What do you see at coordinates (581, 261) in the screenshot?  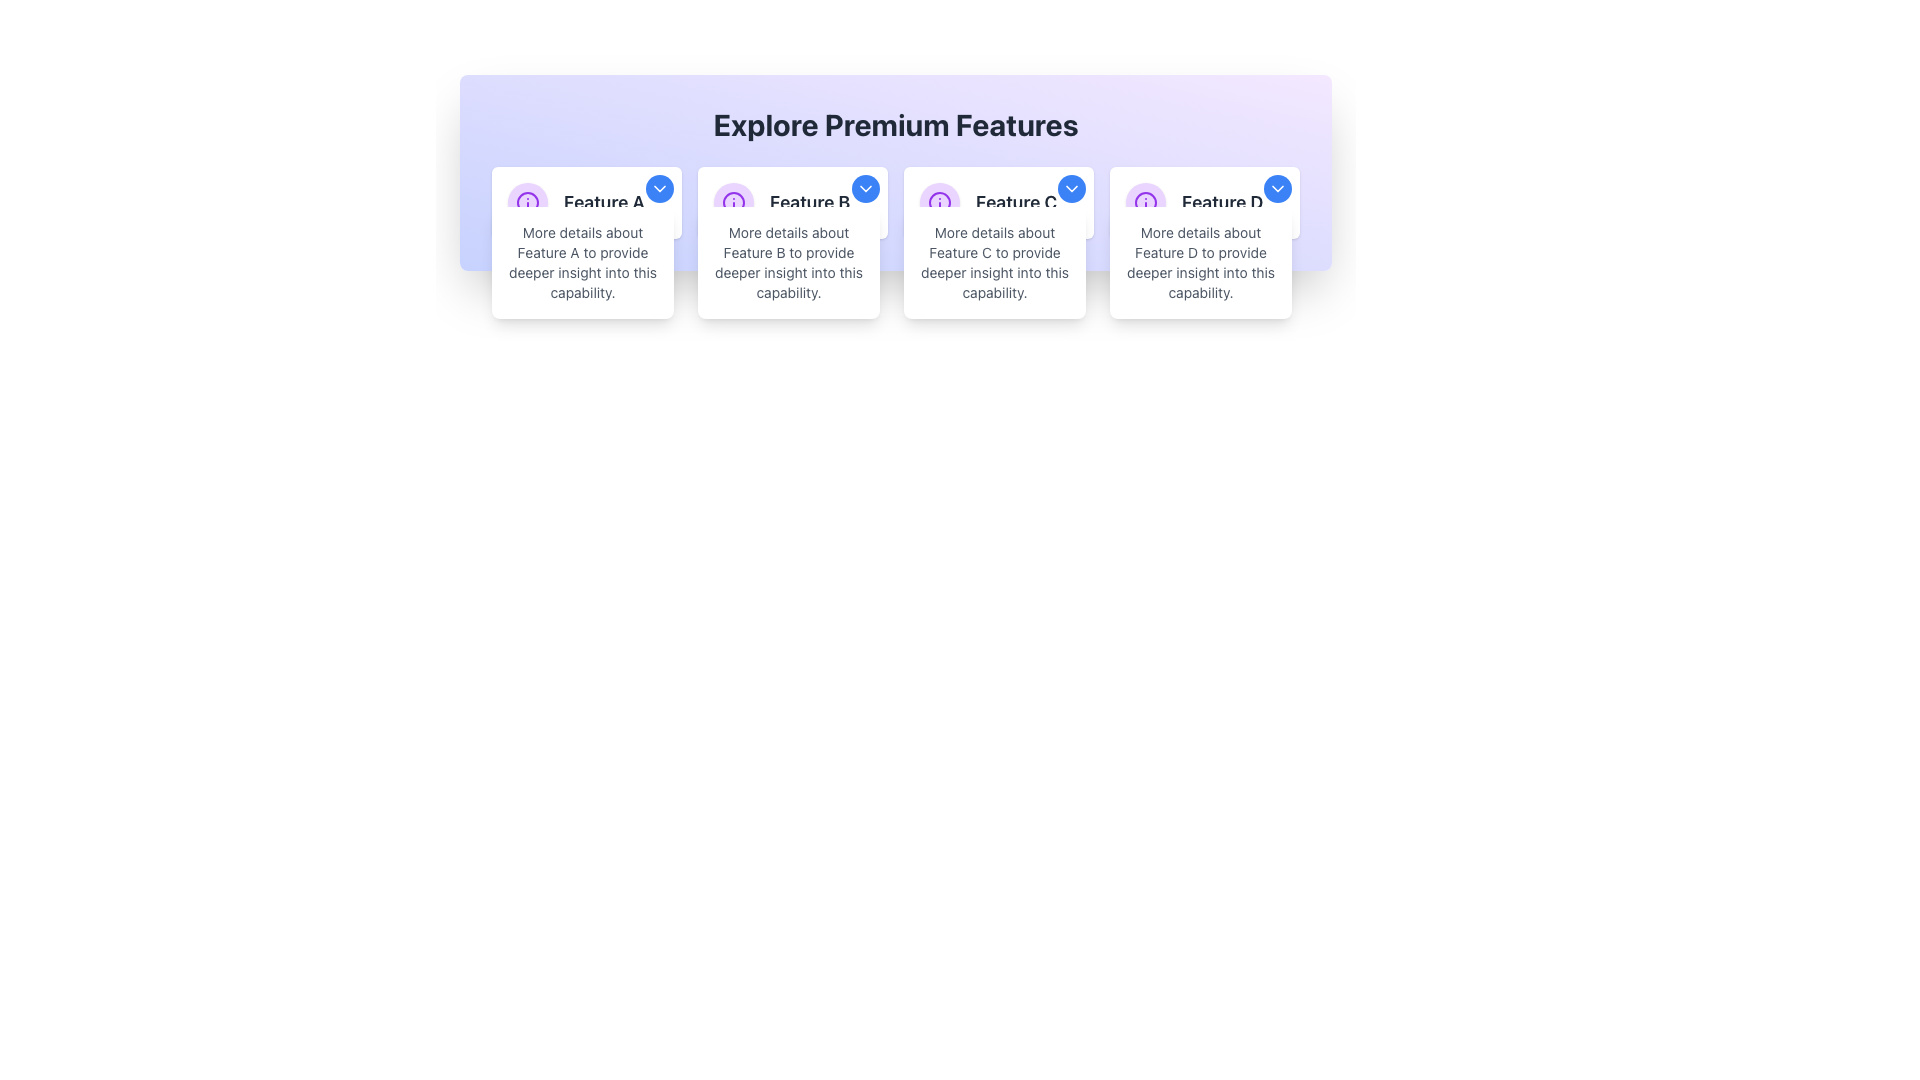 I see `the static text label providing contextual information about 'Feature A' located directly beneath its title in the first card section of horizontally-aligned cards` at bounding box center [581, 261].